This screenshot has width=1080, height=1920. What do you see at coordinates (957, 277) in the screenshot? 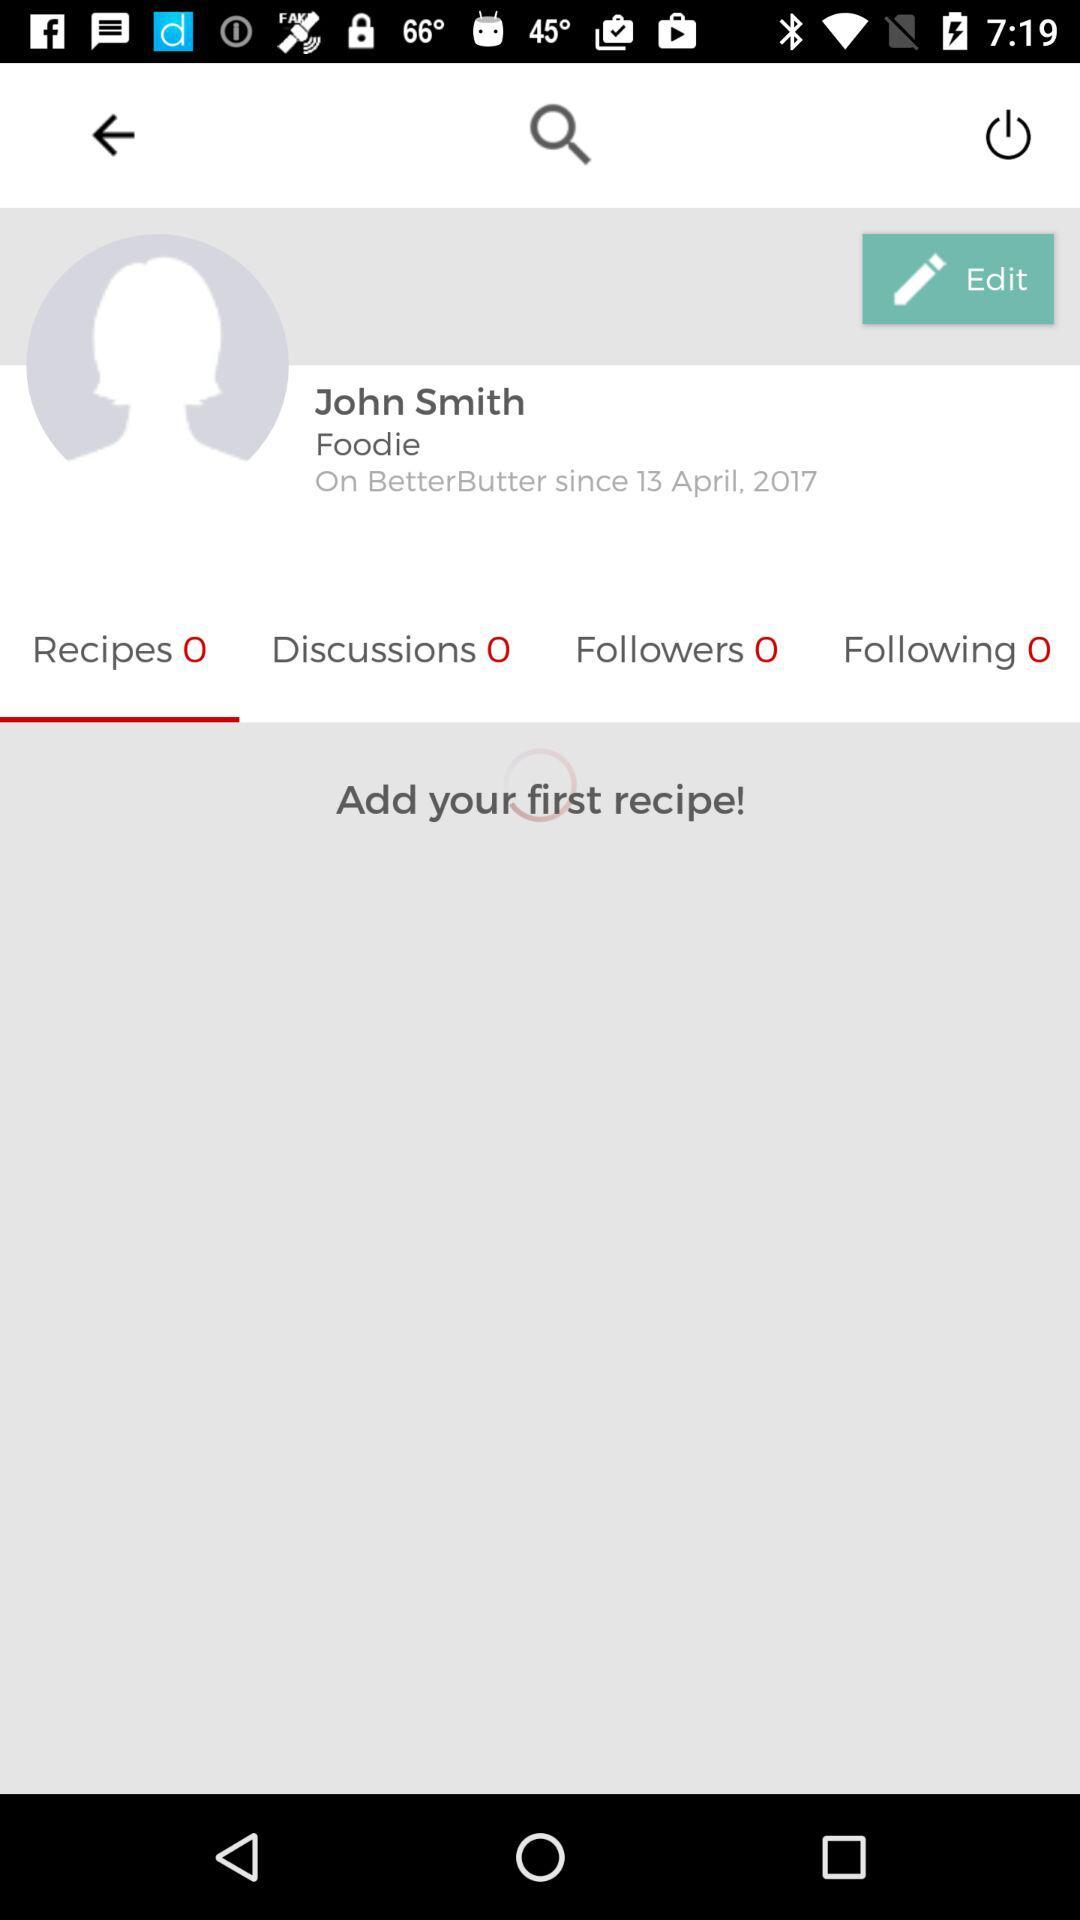
I see `edit icon` at bounding box center [957, 277].